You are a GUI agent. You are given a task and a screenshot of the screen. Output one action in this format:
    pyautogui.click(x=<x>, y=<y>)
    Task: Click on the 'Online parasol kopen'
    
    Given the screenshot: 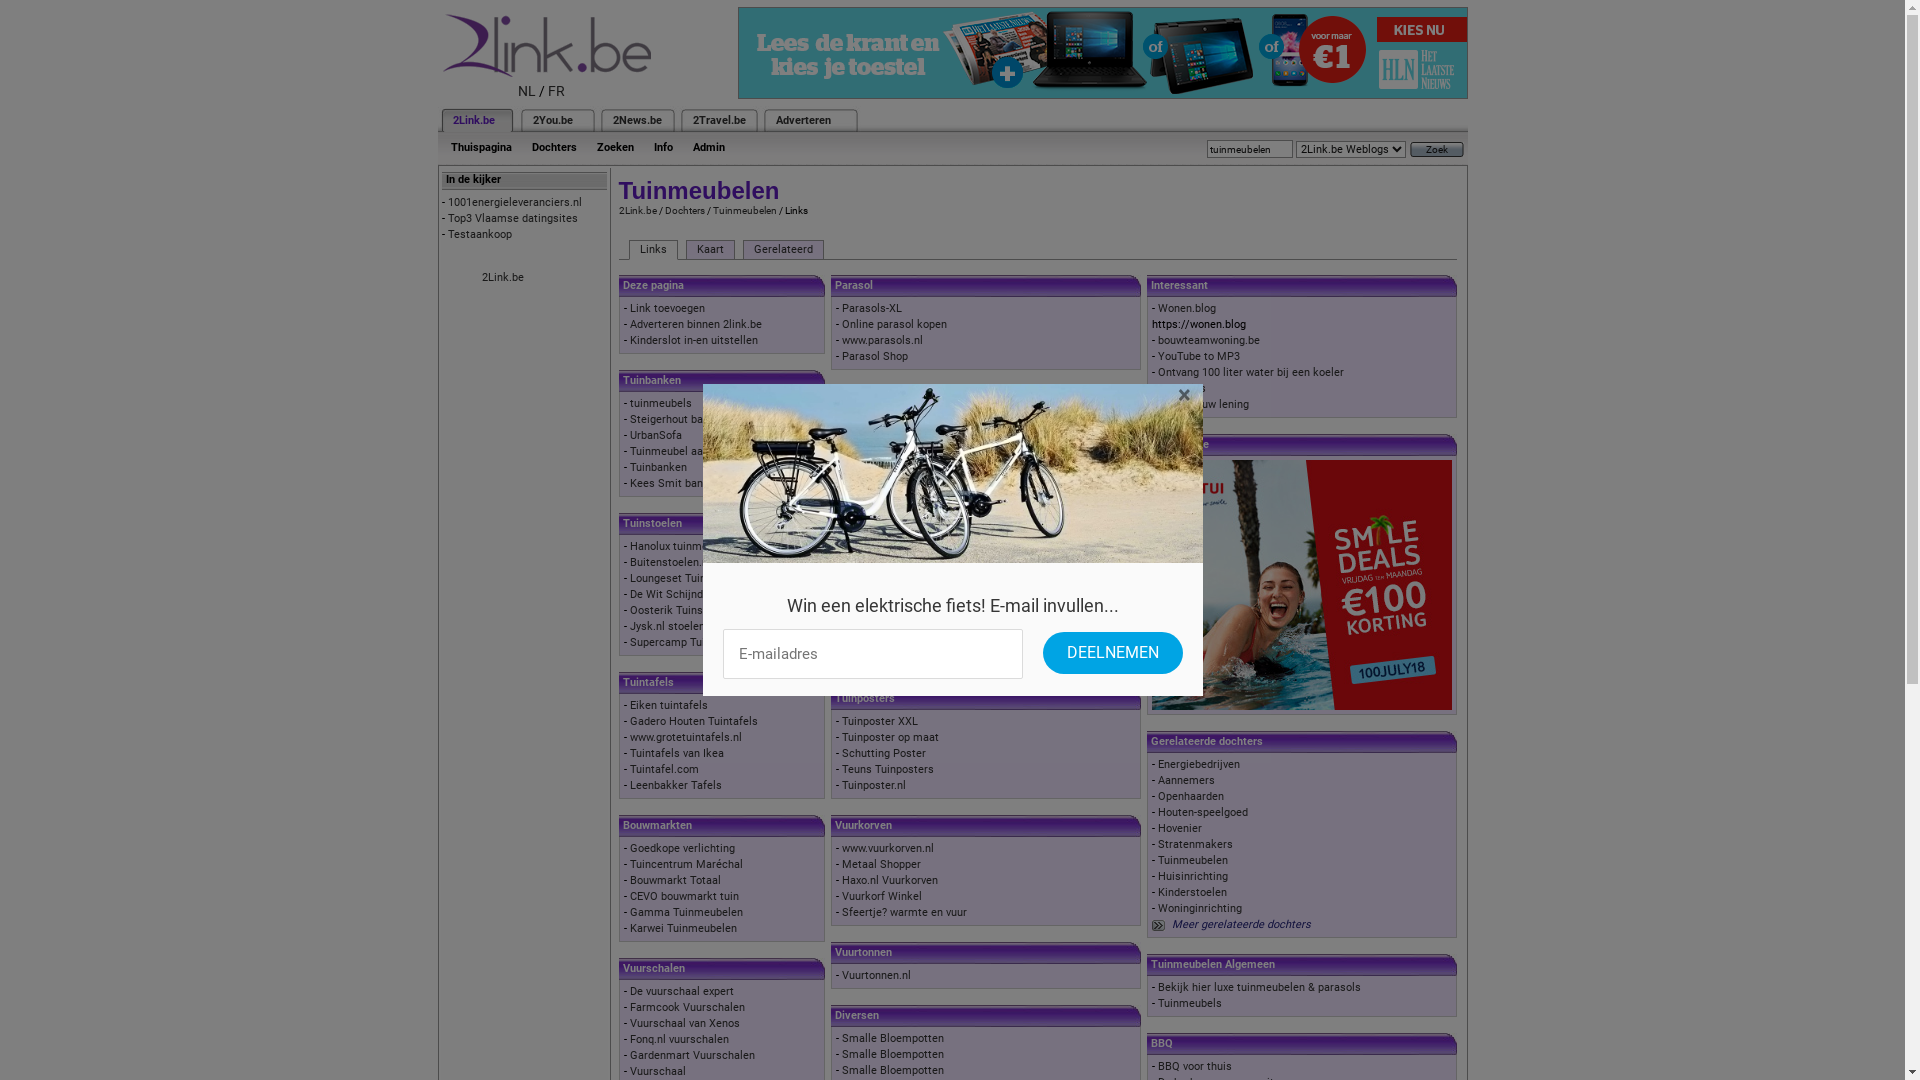 What is the action you would take?
    pyautogui.click(x=893, y=323)
    